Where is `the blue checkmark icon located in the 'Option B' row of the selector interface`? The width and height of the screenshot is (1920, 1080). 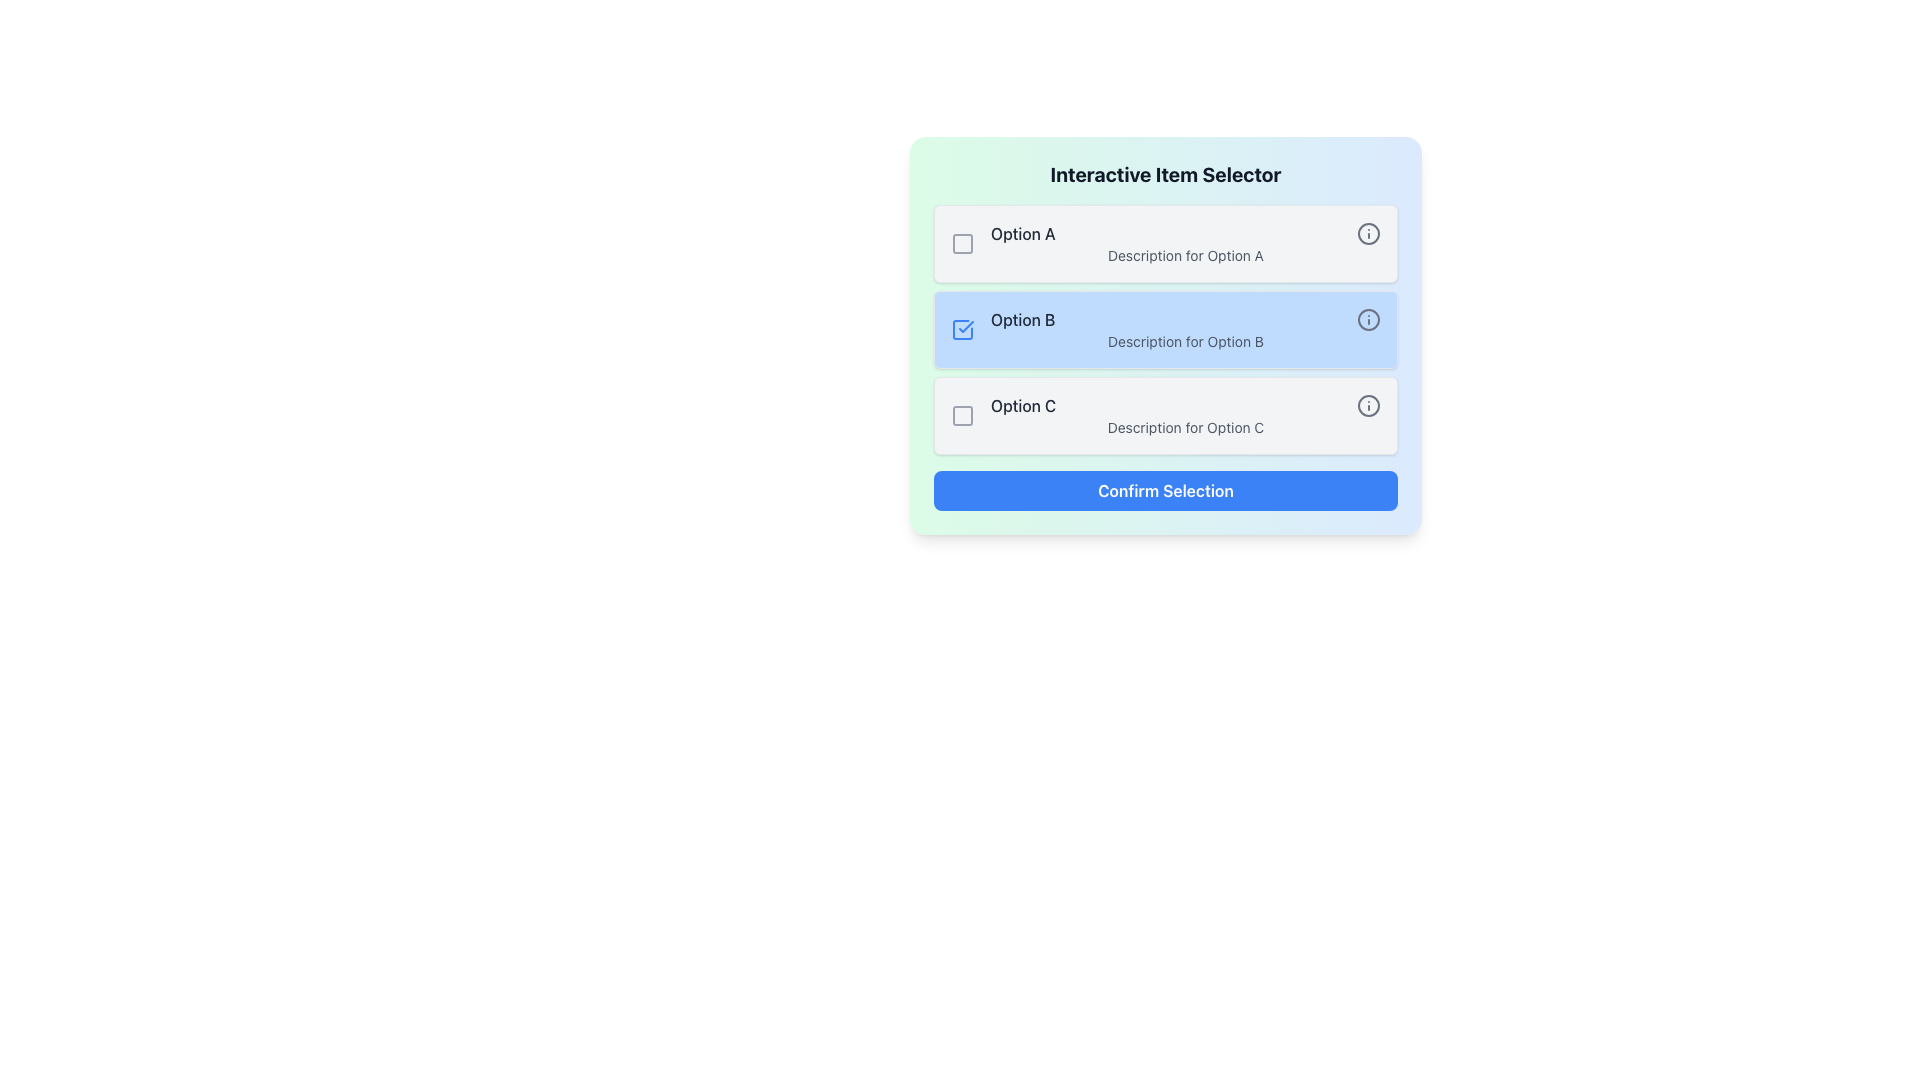 the blue checkmark icon located in the 'Option B' row of the selector interface is located at coordinates (966, 326).